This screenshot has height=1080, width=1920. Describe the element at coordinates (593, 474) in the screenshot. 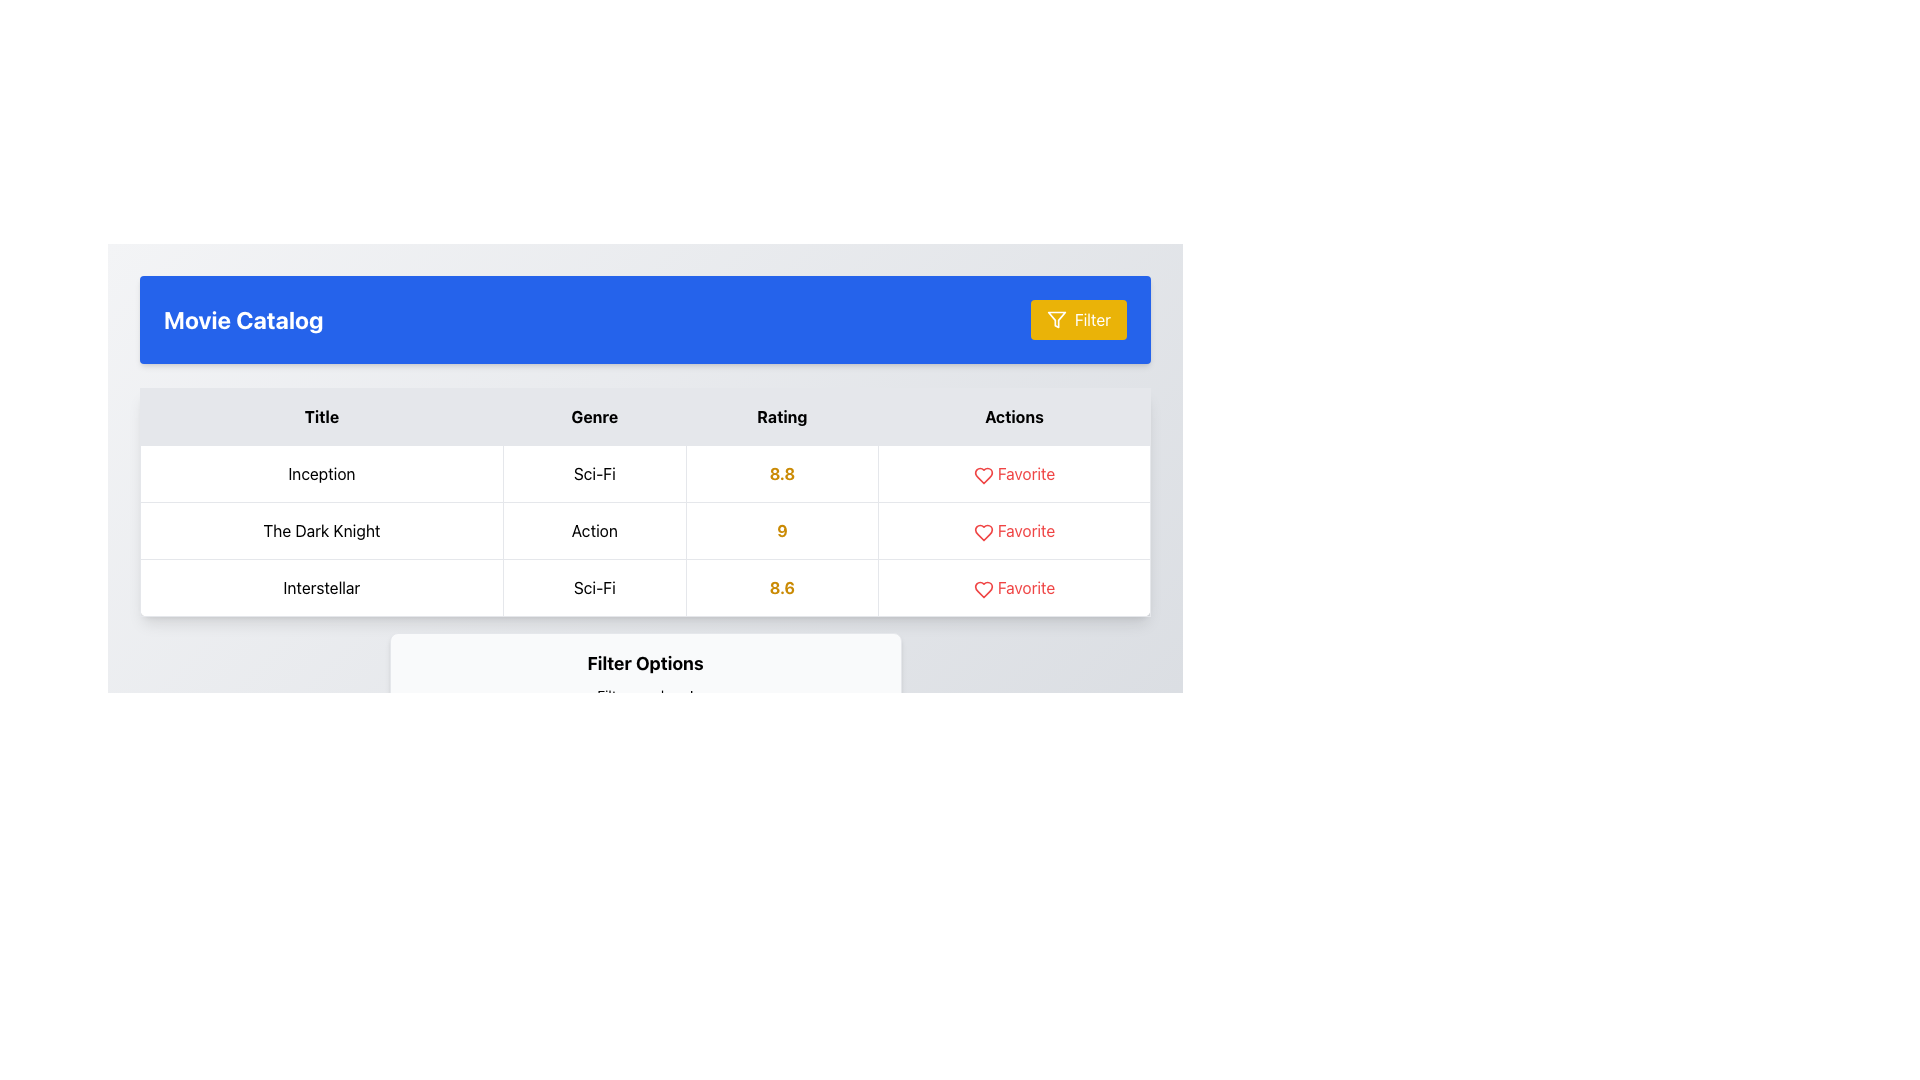

I see `the non-interactive text label indicating the genre 'Sci-Fi' for the title 'Inception', which is located in the 'Genre' column of the table layout` at that location.